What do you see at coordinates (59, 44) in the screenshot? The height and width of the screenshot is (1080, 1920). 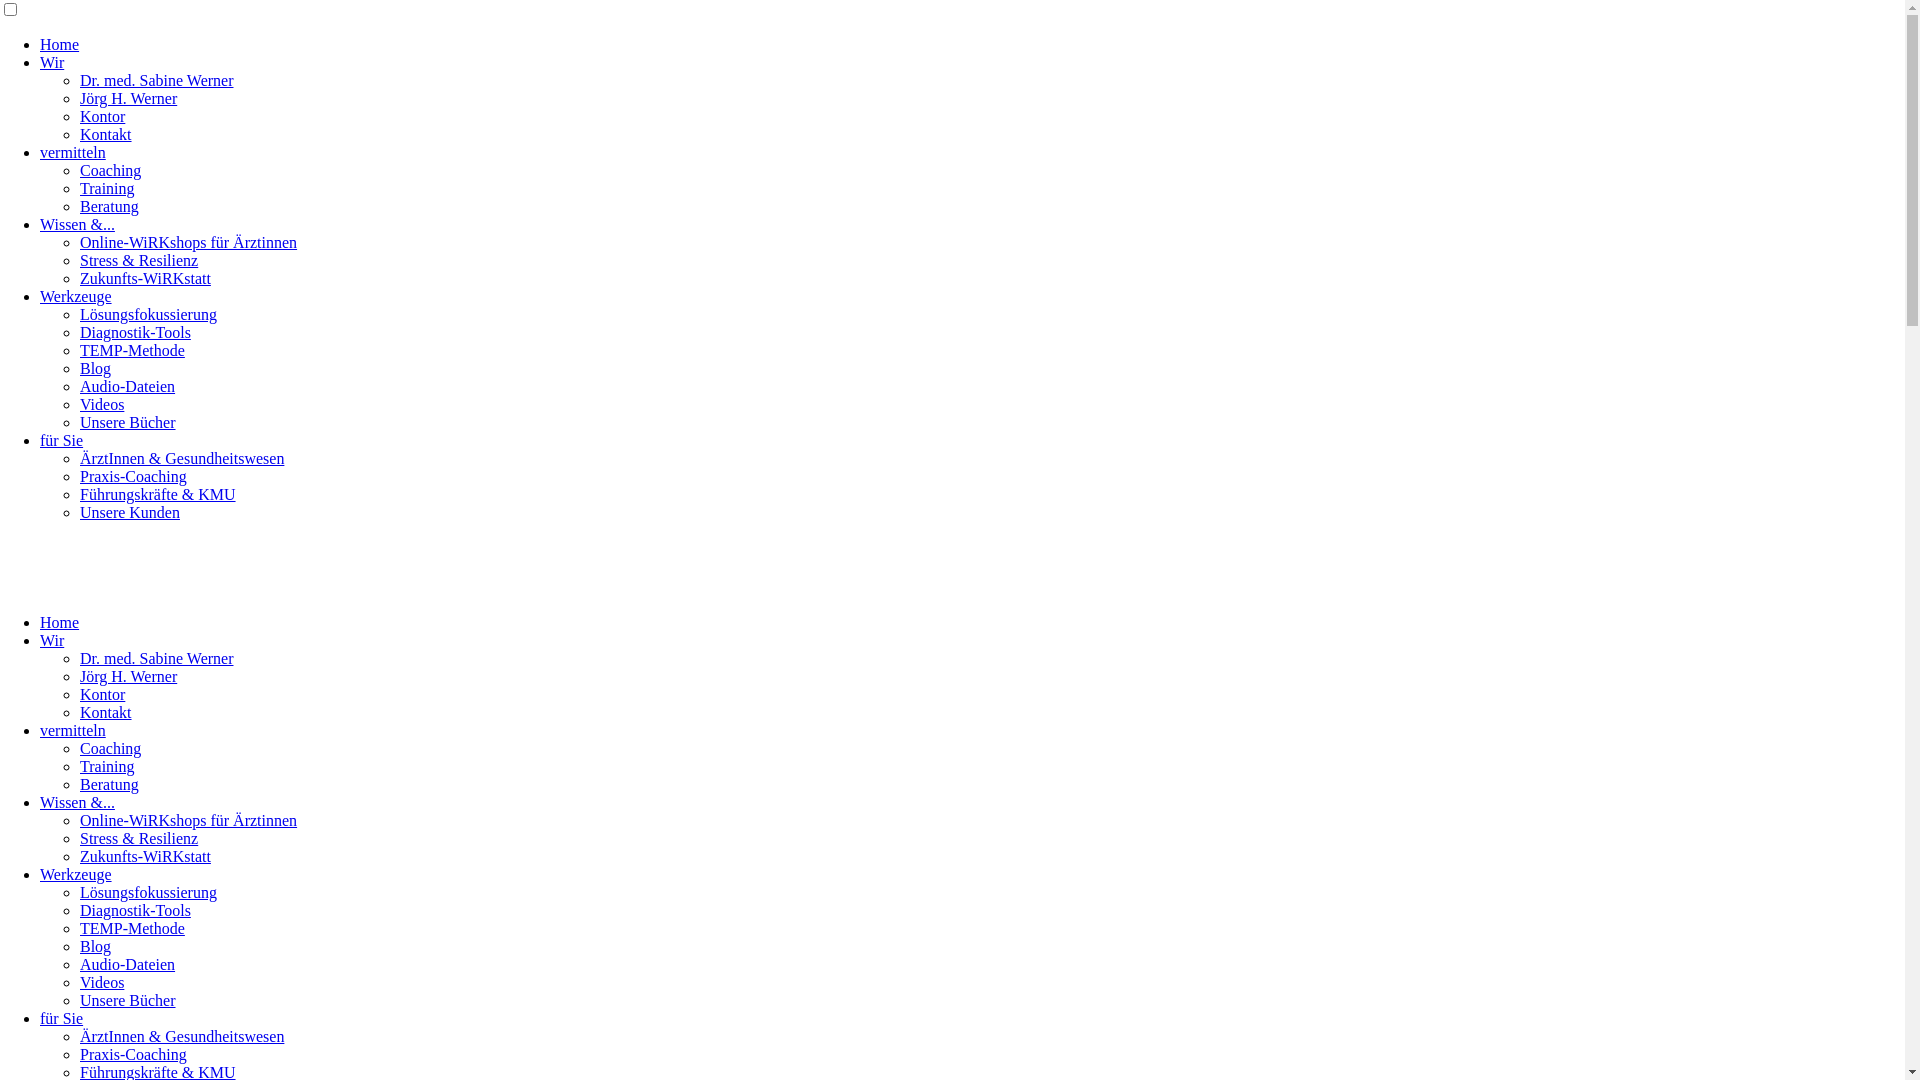 I see `'Home'` at bounding box center [59, 44].